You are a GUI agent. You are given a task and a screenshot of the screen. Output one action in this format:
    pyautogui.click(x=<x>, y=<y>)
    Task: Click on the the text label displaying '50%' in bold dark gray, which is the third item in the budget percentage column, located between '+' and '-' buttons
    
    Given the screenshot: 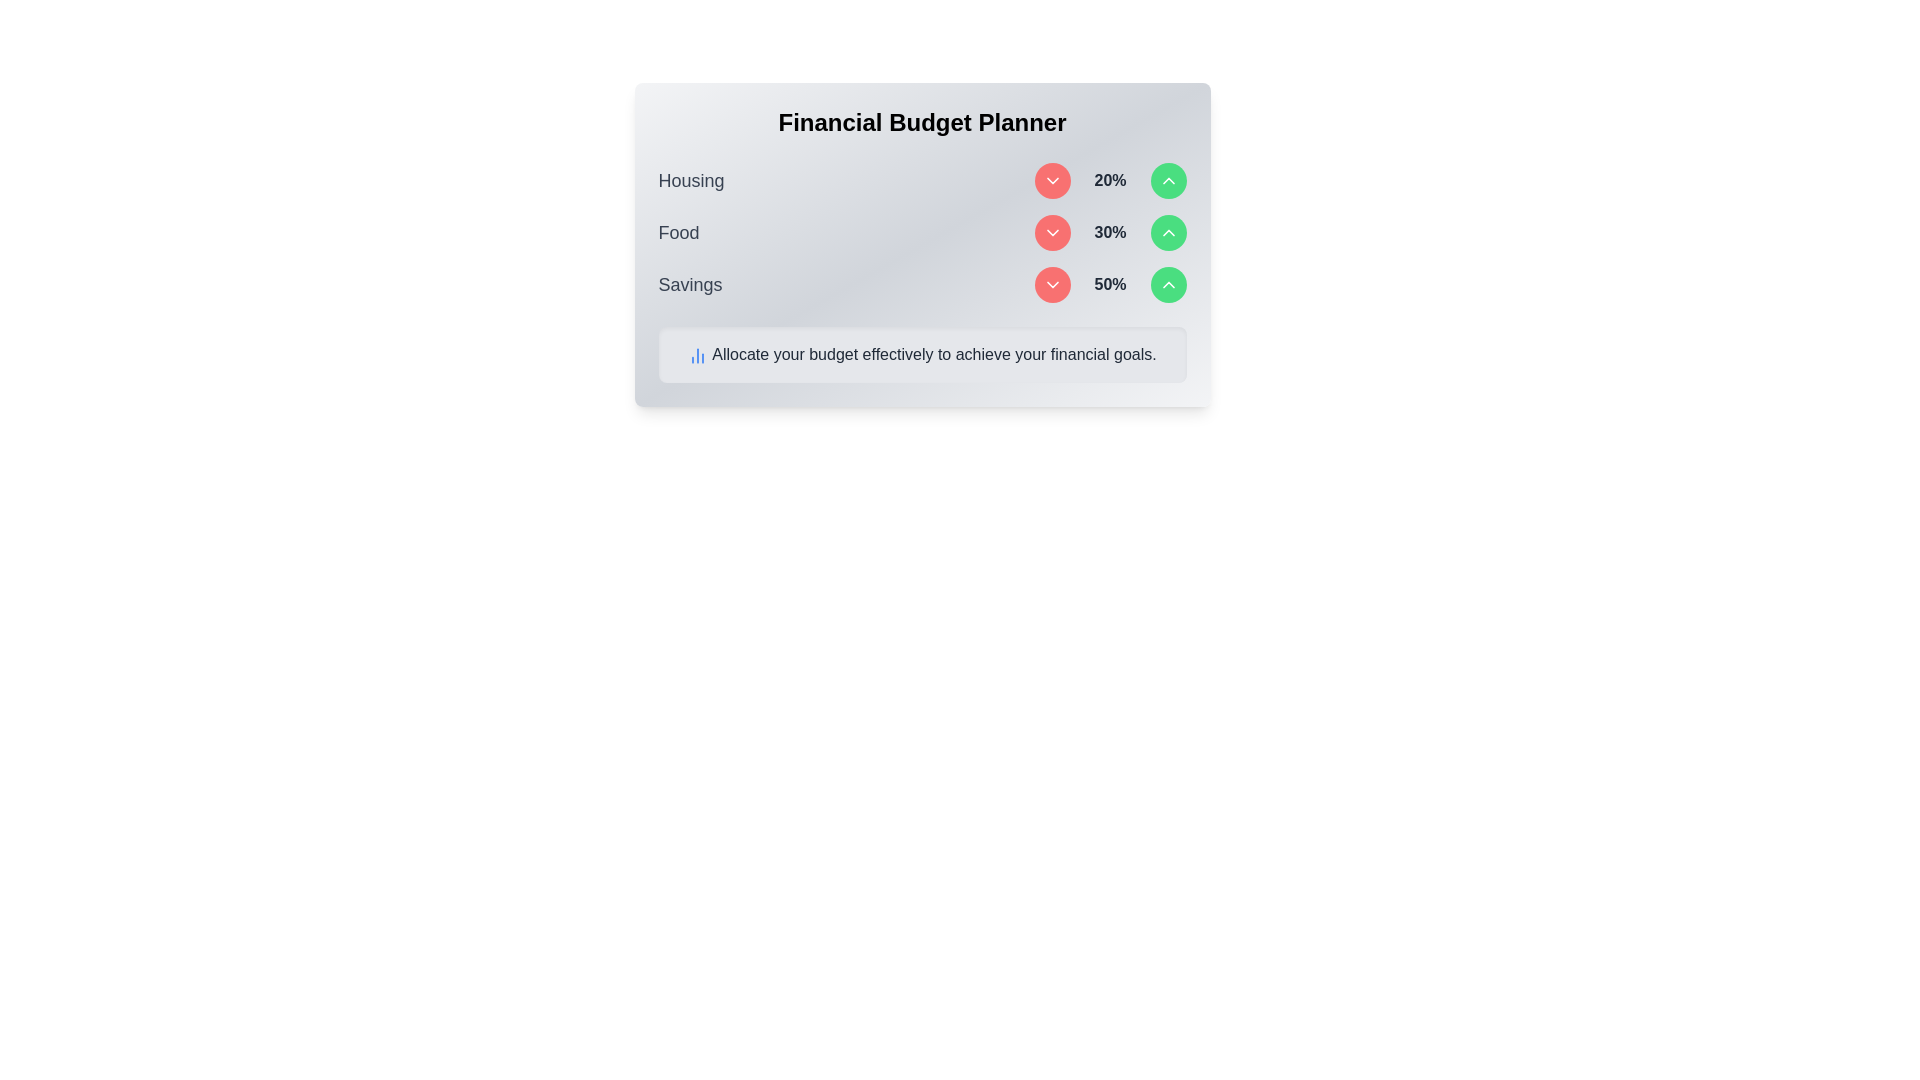 What is the action you would take?
    pyautogui.click(x=1109, y=285)
    